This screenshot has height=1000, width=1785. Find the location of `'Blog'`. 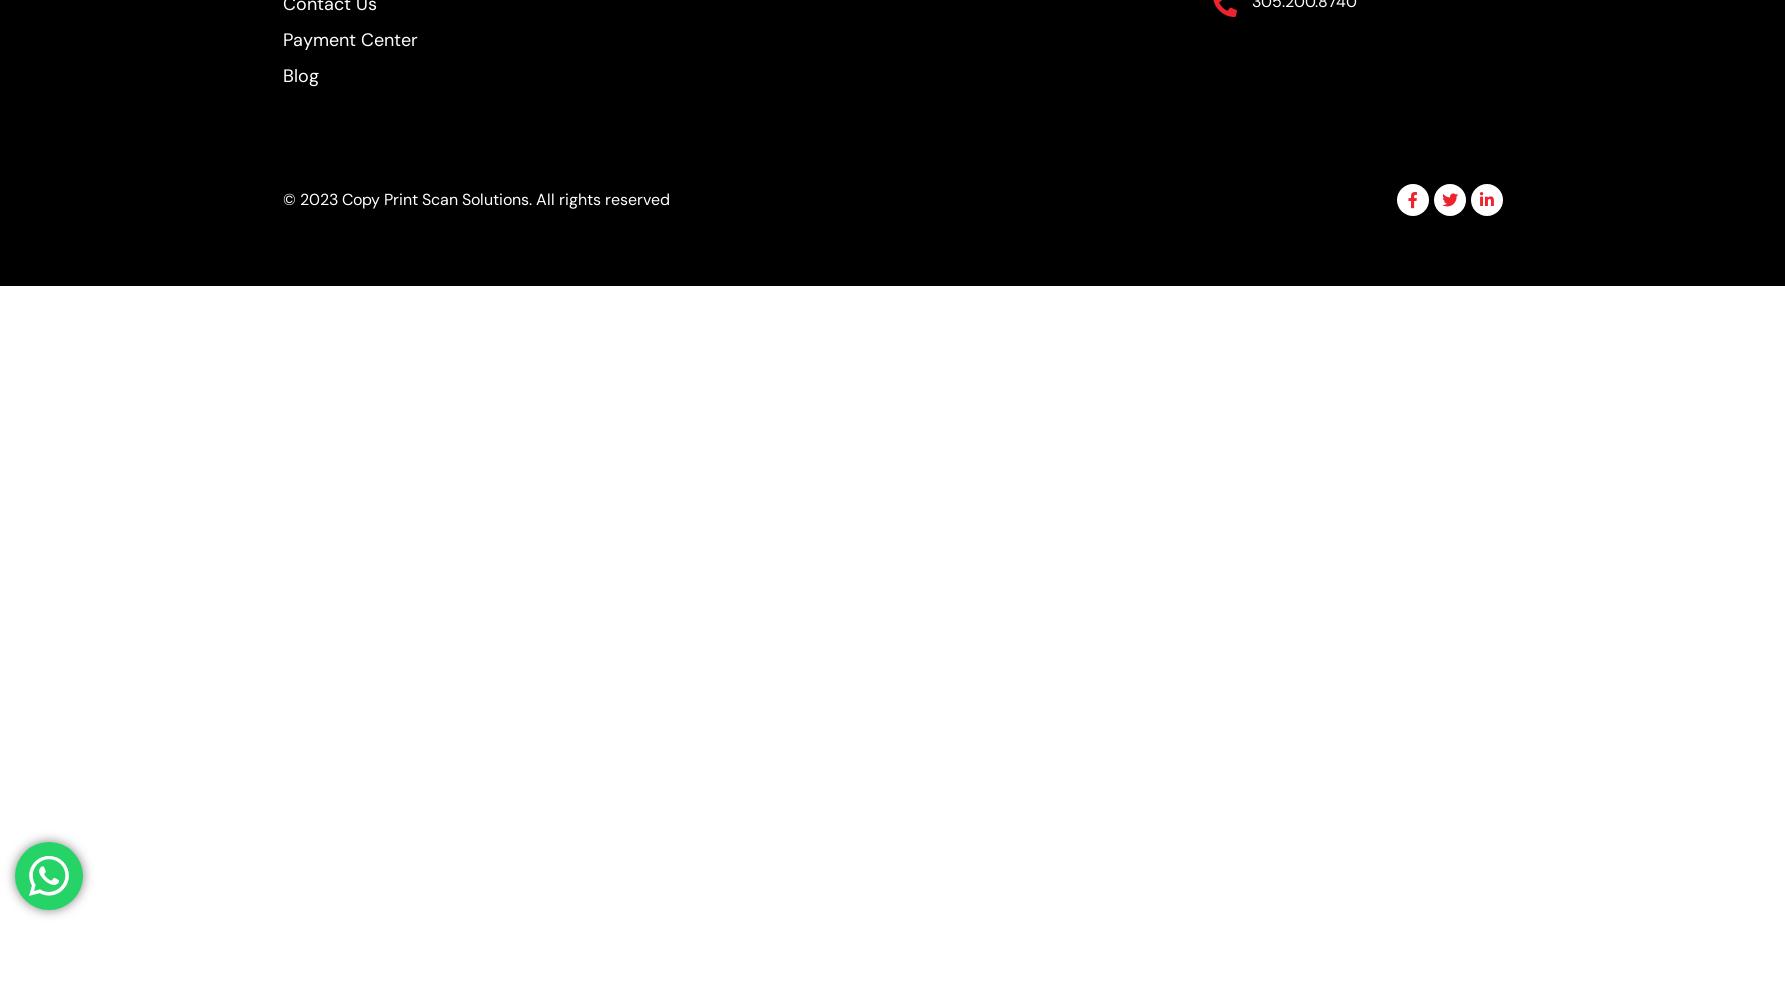

'Blog' is located at coordinates (300, 75).